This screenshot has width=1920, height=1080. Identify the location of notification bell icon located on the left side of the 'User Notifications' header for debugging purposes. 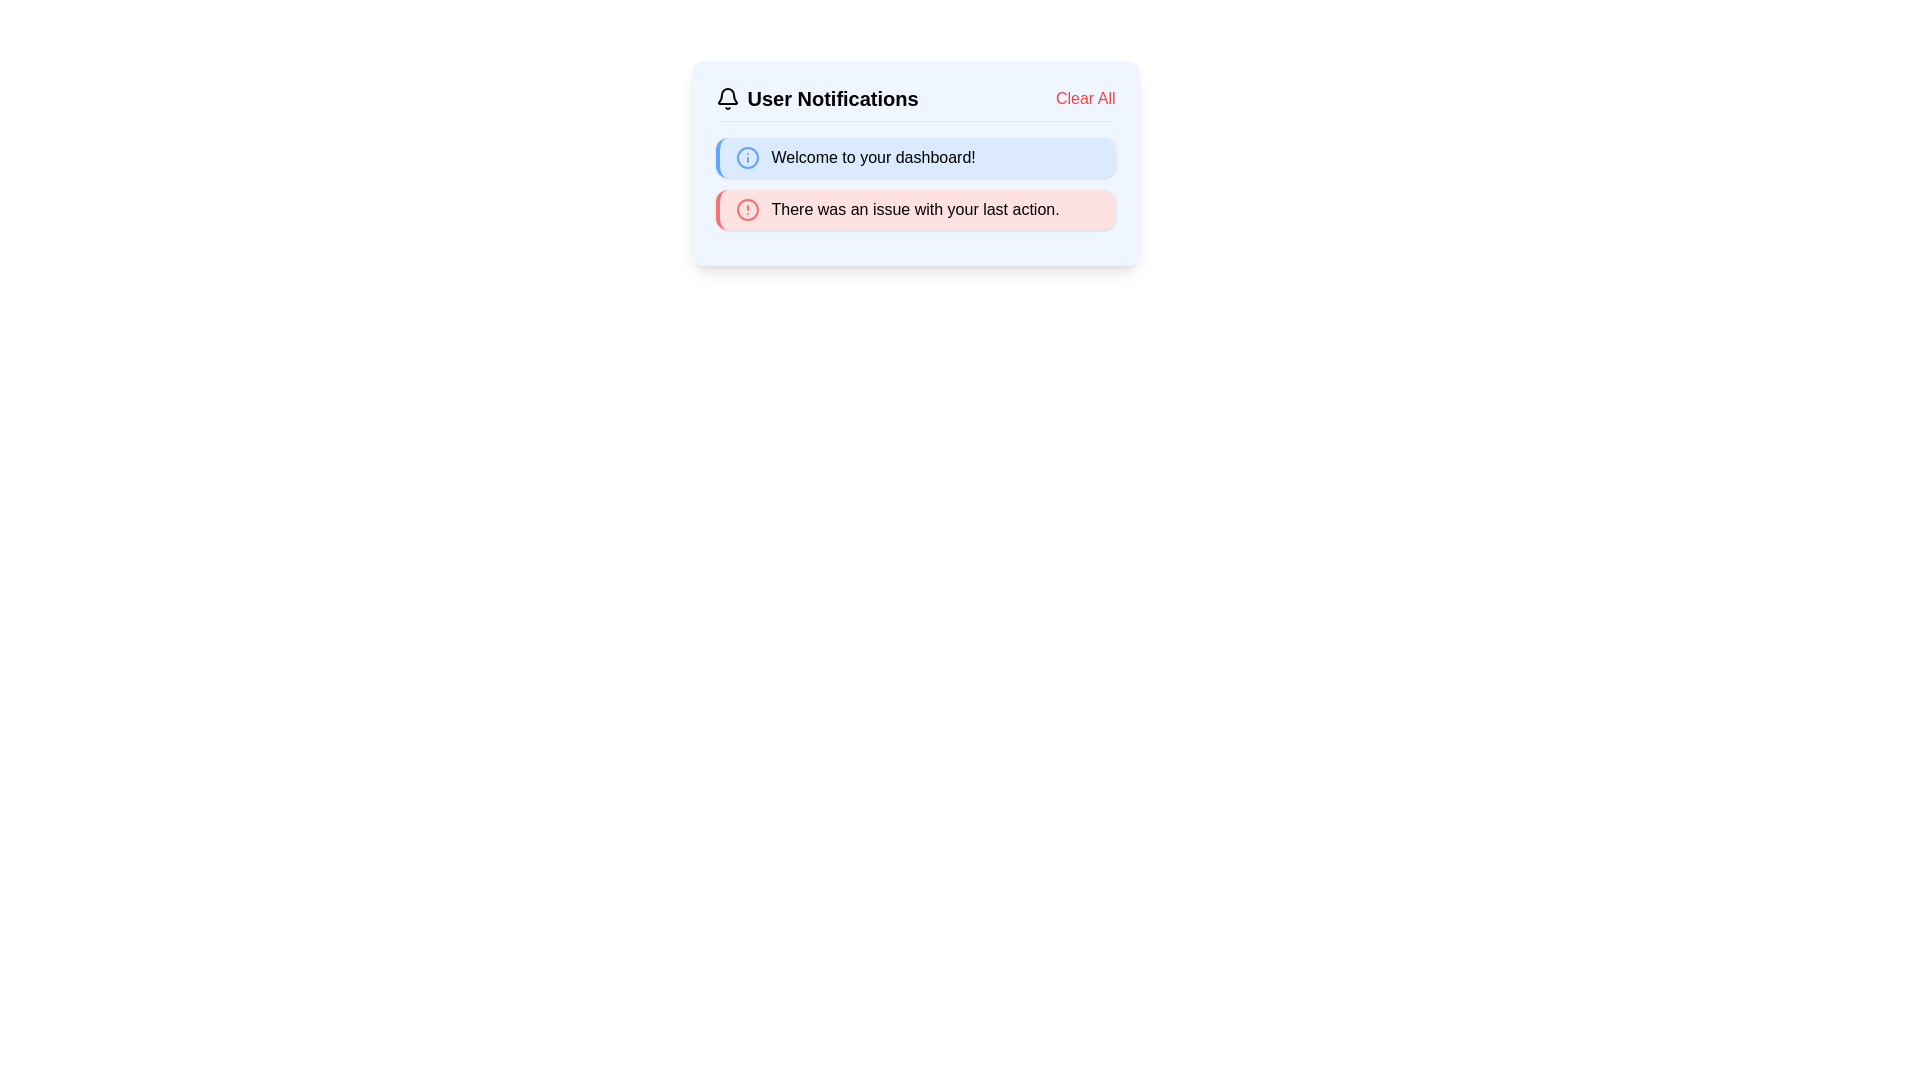
(726, 99).